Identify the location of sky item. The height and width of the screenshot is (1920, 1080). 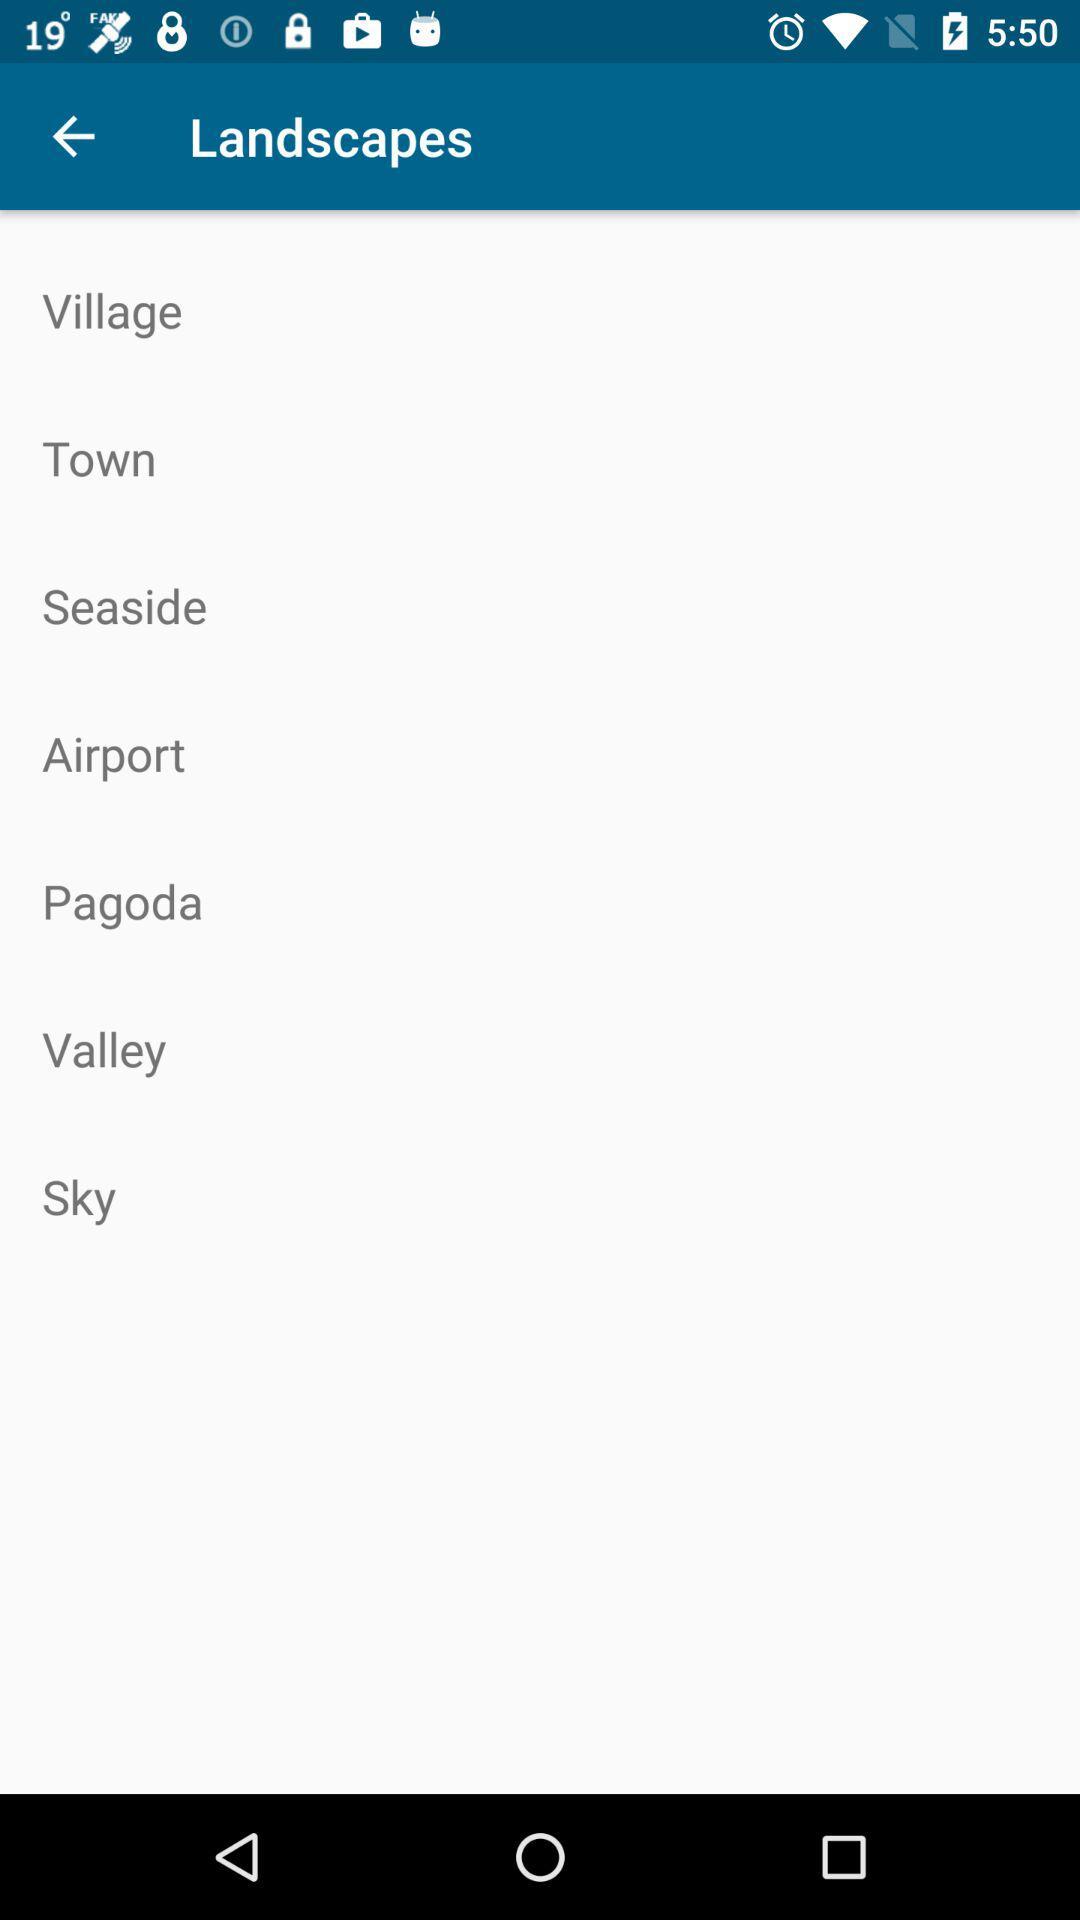
(540, 1196).